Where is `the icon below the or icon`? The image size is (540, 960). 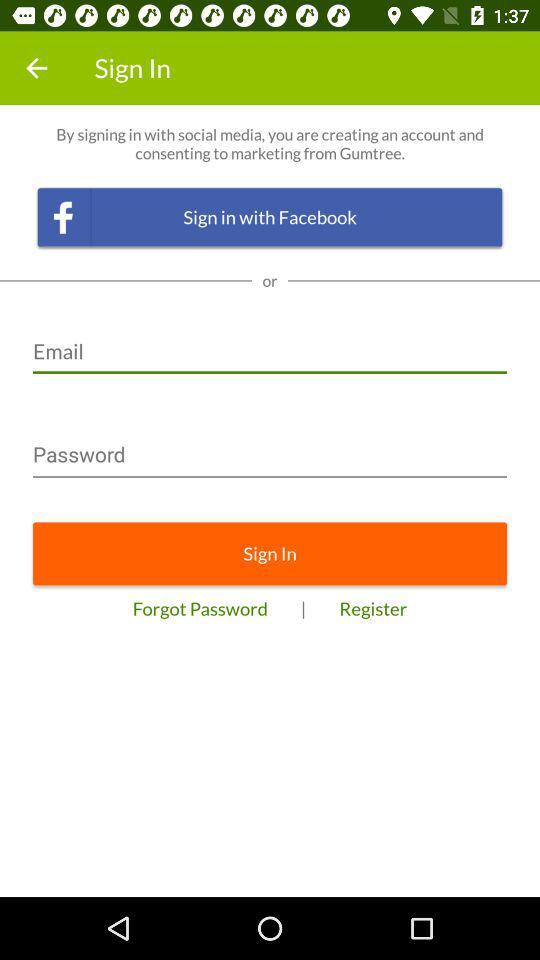 the icon below the or icon is located at coordinates (270, 345).